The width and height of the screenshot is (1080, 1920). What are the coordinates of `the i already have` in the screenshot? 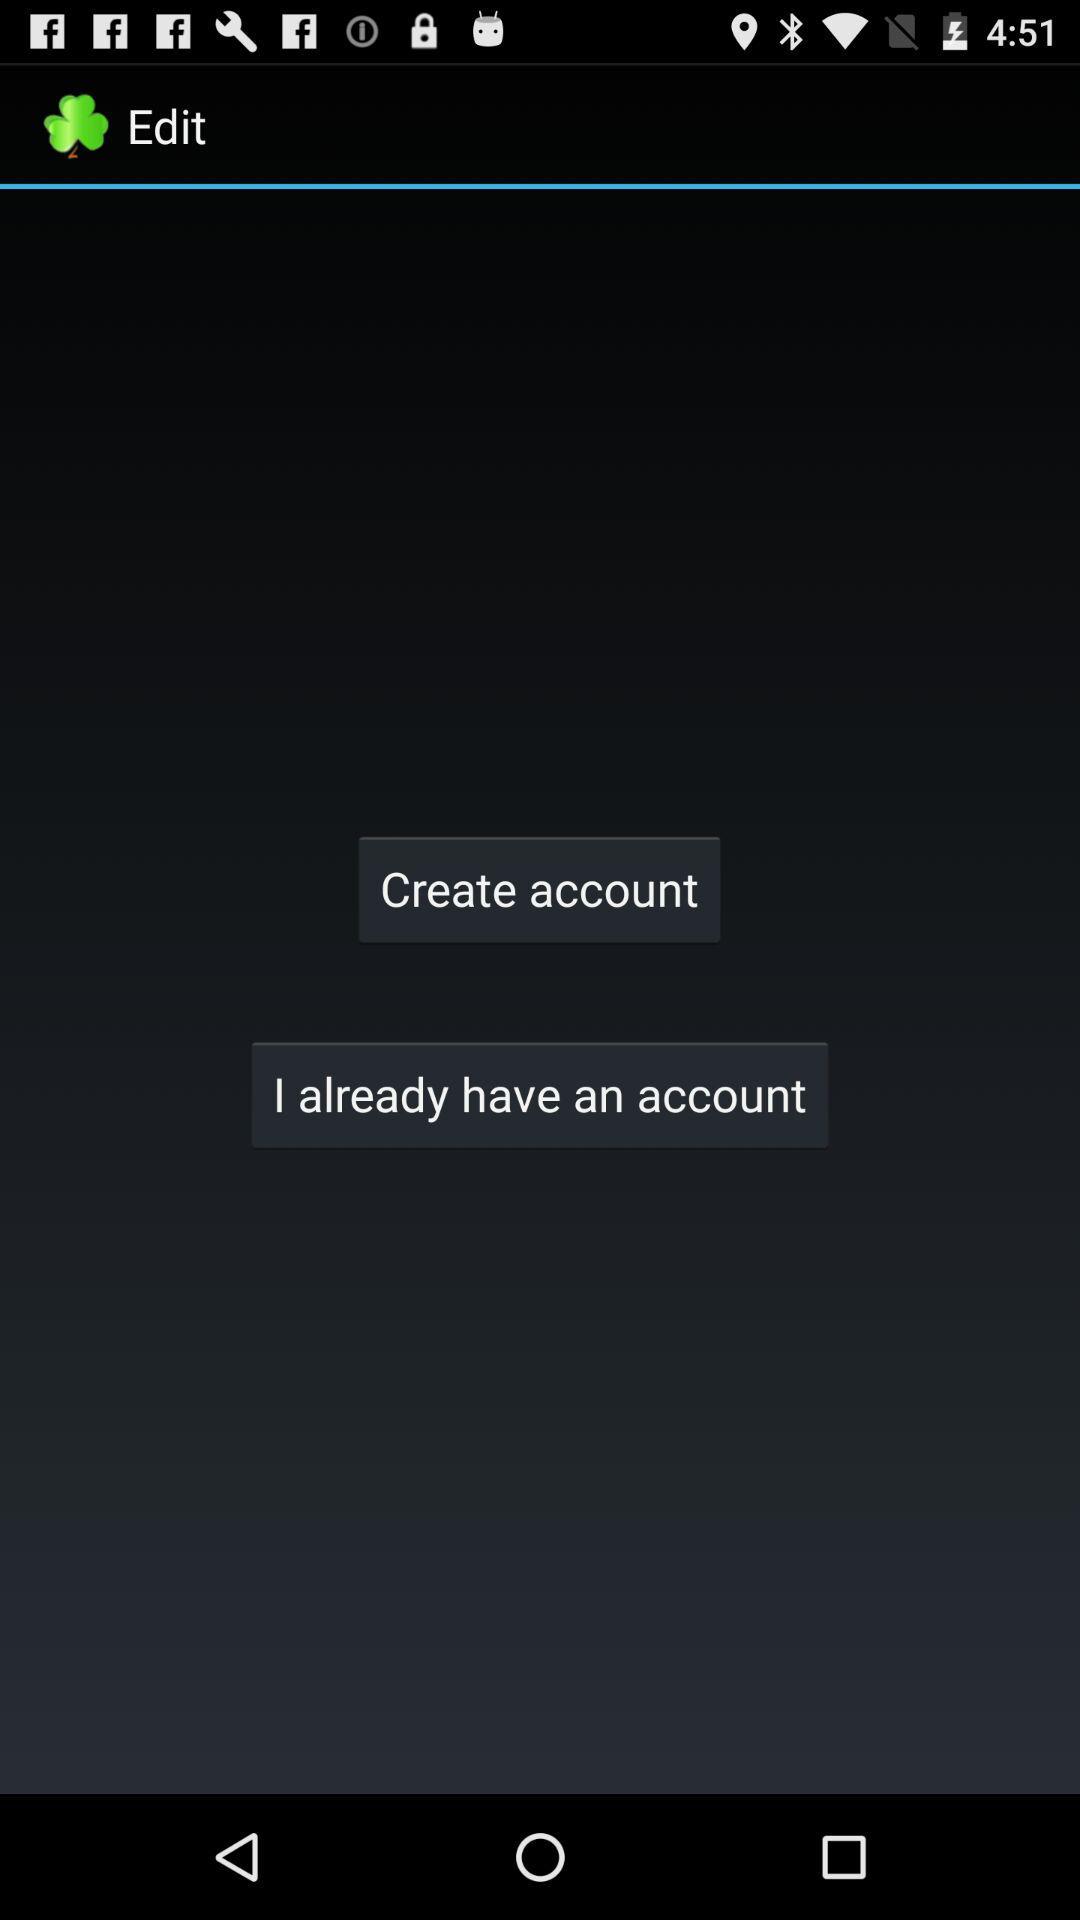 It's located at (540, 1093).